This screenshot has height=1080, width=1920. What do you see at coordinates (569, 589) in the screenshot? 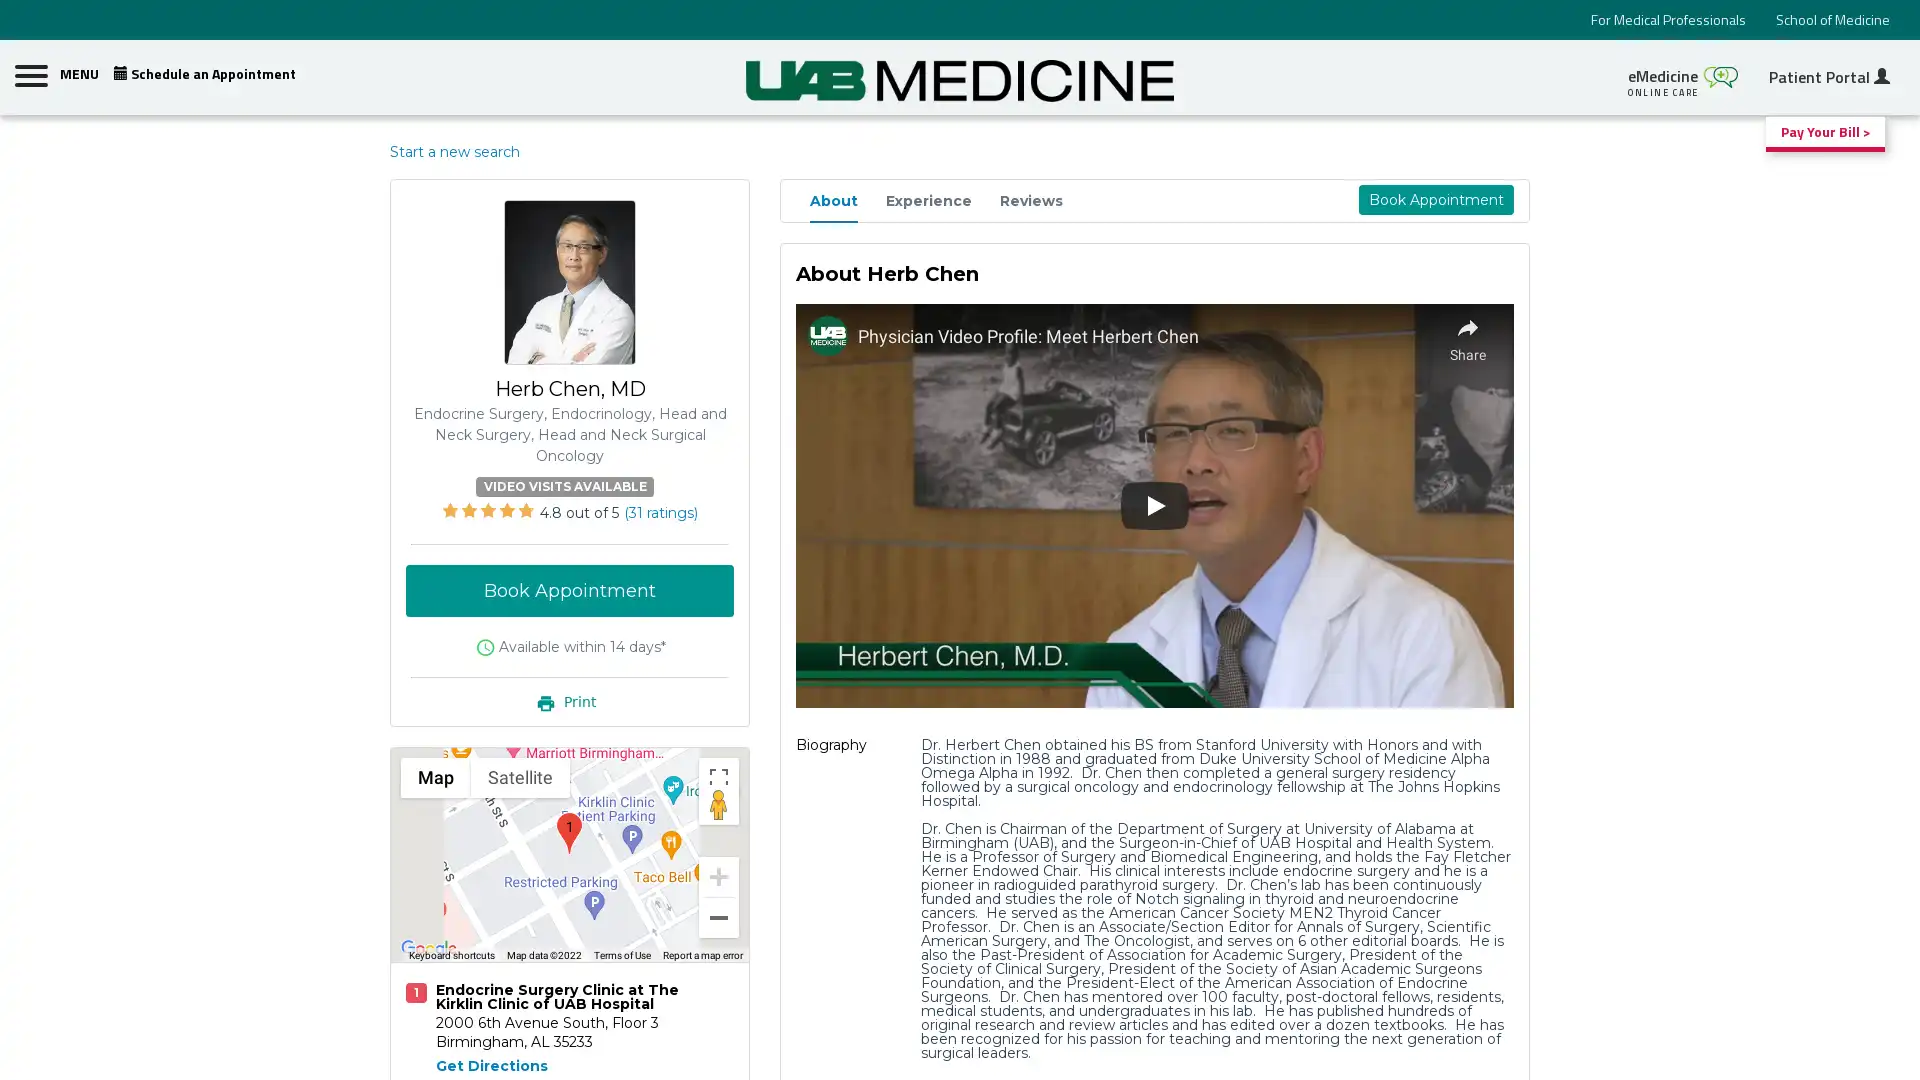
I see `Book Appointment` at bounding box center [569, 589].